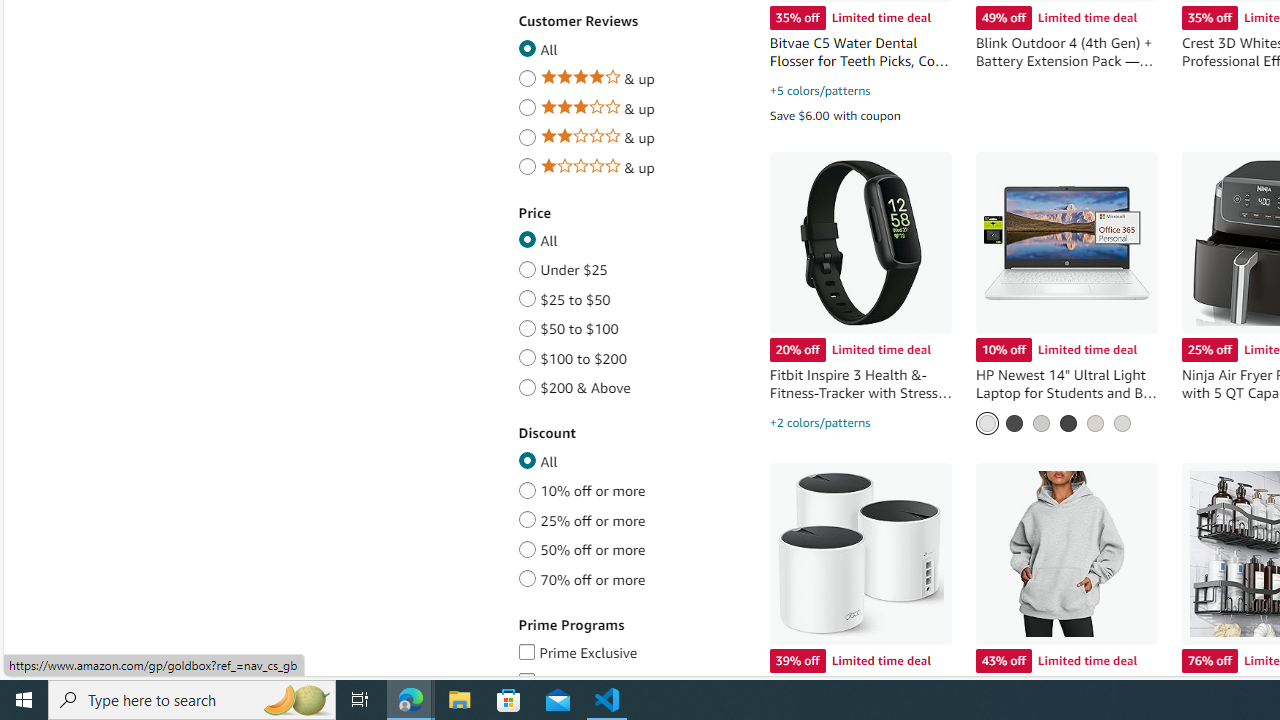 The height and width of the screenshot is (720, 1280). Describe the element at coordinates (526, 648) in the screenshot. I see `'Prime Exclusive'` at that location.